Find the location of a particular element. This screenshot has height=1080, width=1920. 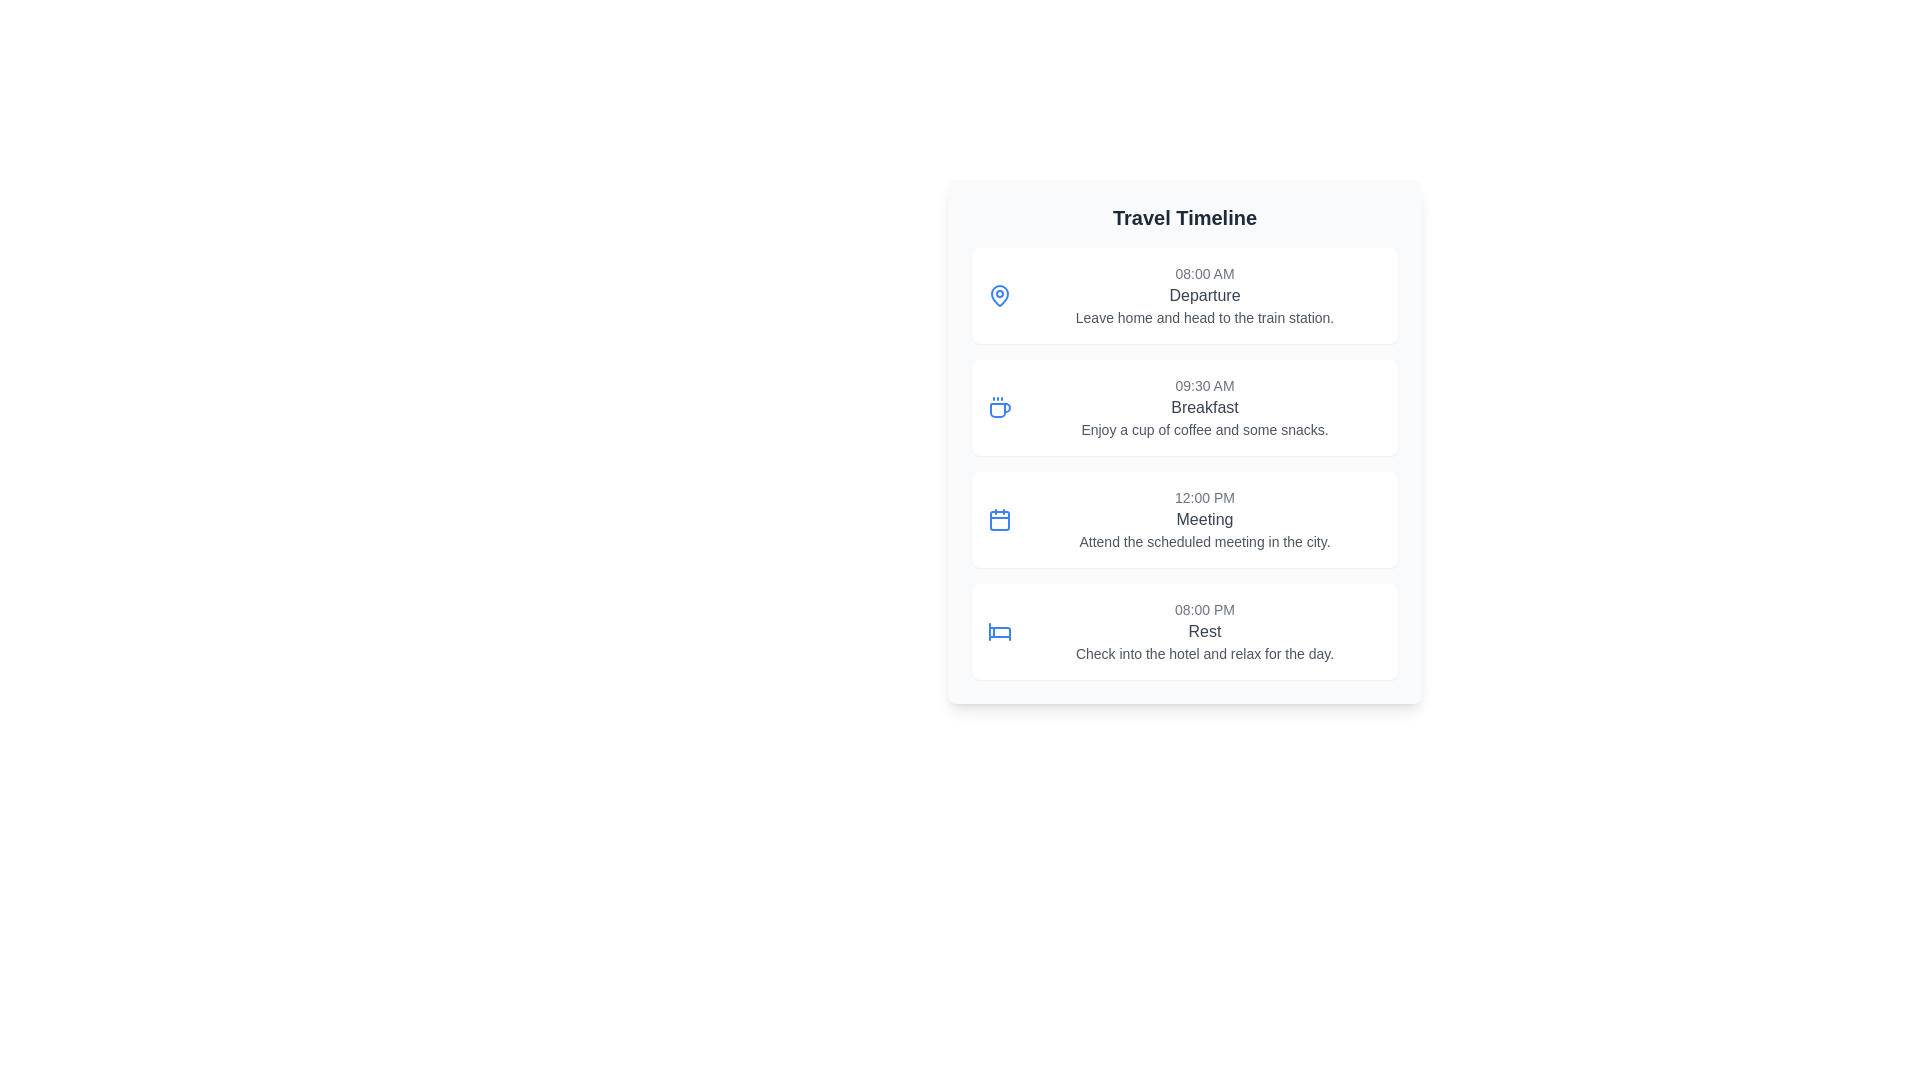

the blue map pin icon located on the left side of the list item for the '08:00 AM Departure' event is located at coordinates (999, 296).